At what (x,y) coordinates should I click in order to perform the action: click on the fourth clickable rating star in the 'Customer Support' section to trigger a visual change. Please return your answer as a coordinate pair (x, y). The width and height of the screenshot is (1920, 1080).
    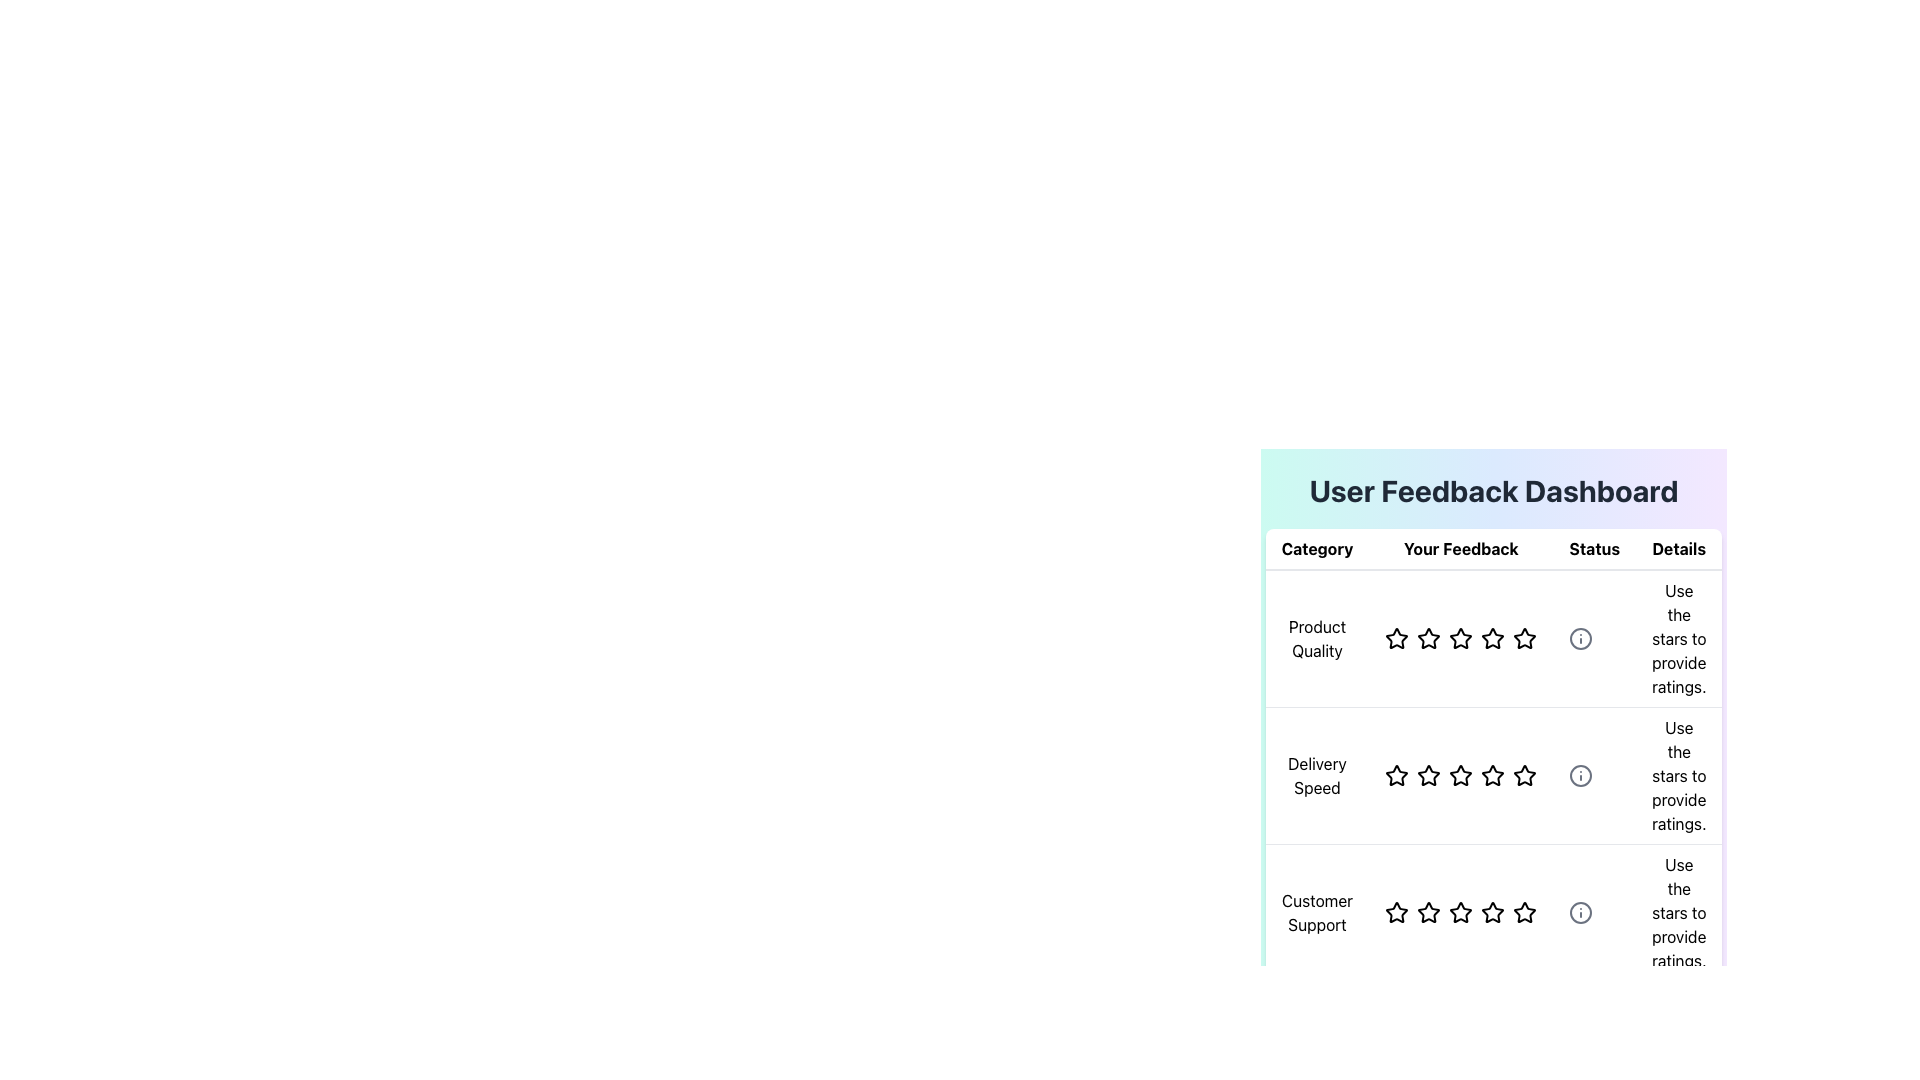
    Looking at the image, I should click on (1461, 913).